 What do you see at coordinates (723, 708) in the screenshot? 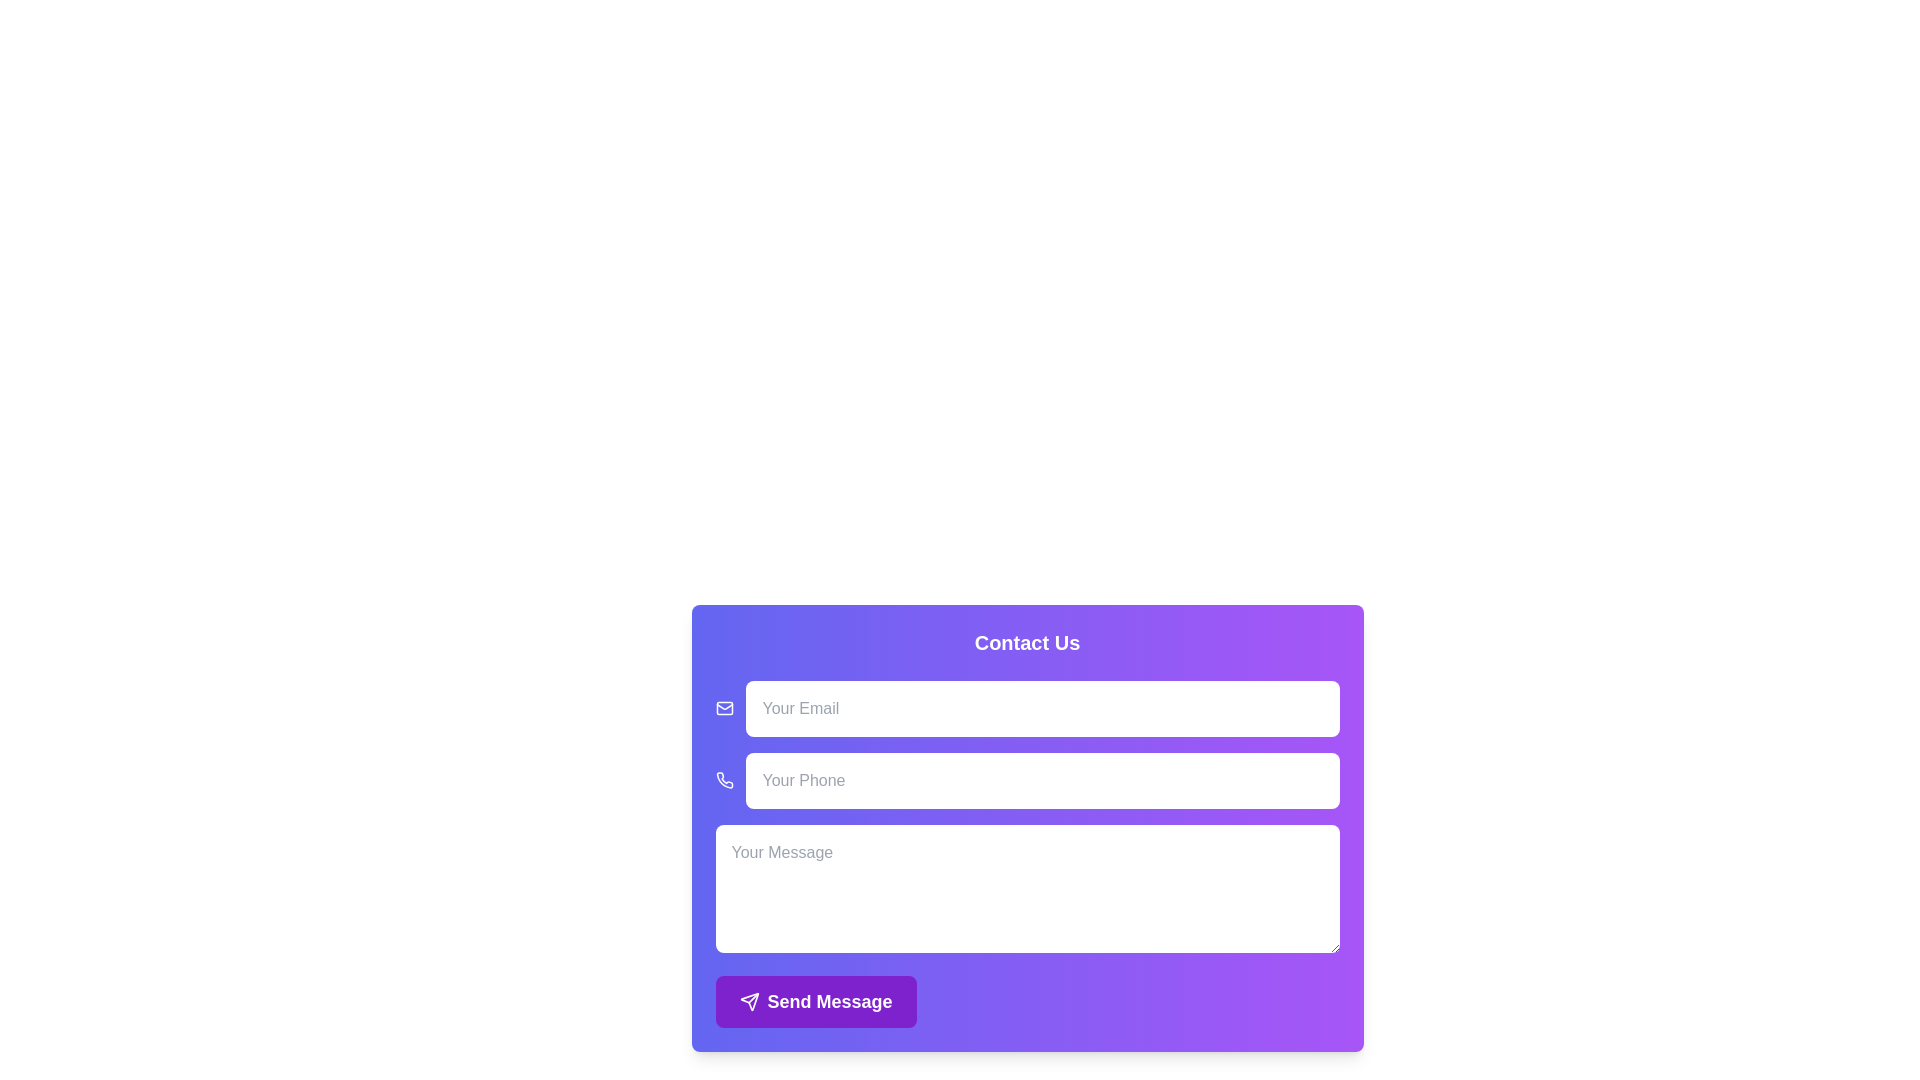
I see `the email icon, which is a minimal envelope symbol outlined without fill, located at the top left of the 'Contact Us' panel adjacent to the 'Your Email' text input box` at bounding box center [723, 708].